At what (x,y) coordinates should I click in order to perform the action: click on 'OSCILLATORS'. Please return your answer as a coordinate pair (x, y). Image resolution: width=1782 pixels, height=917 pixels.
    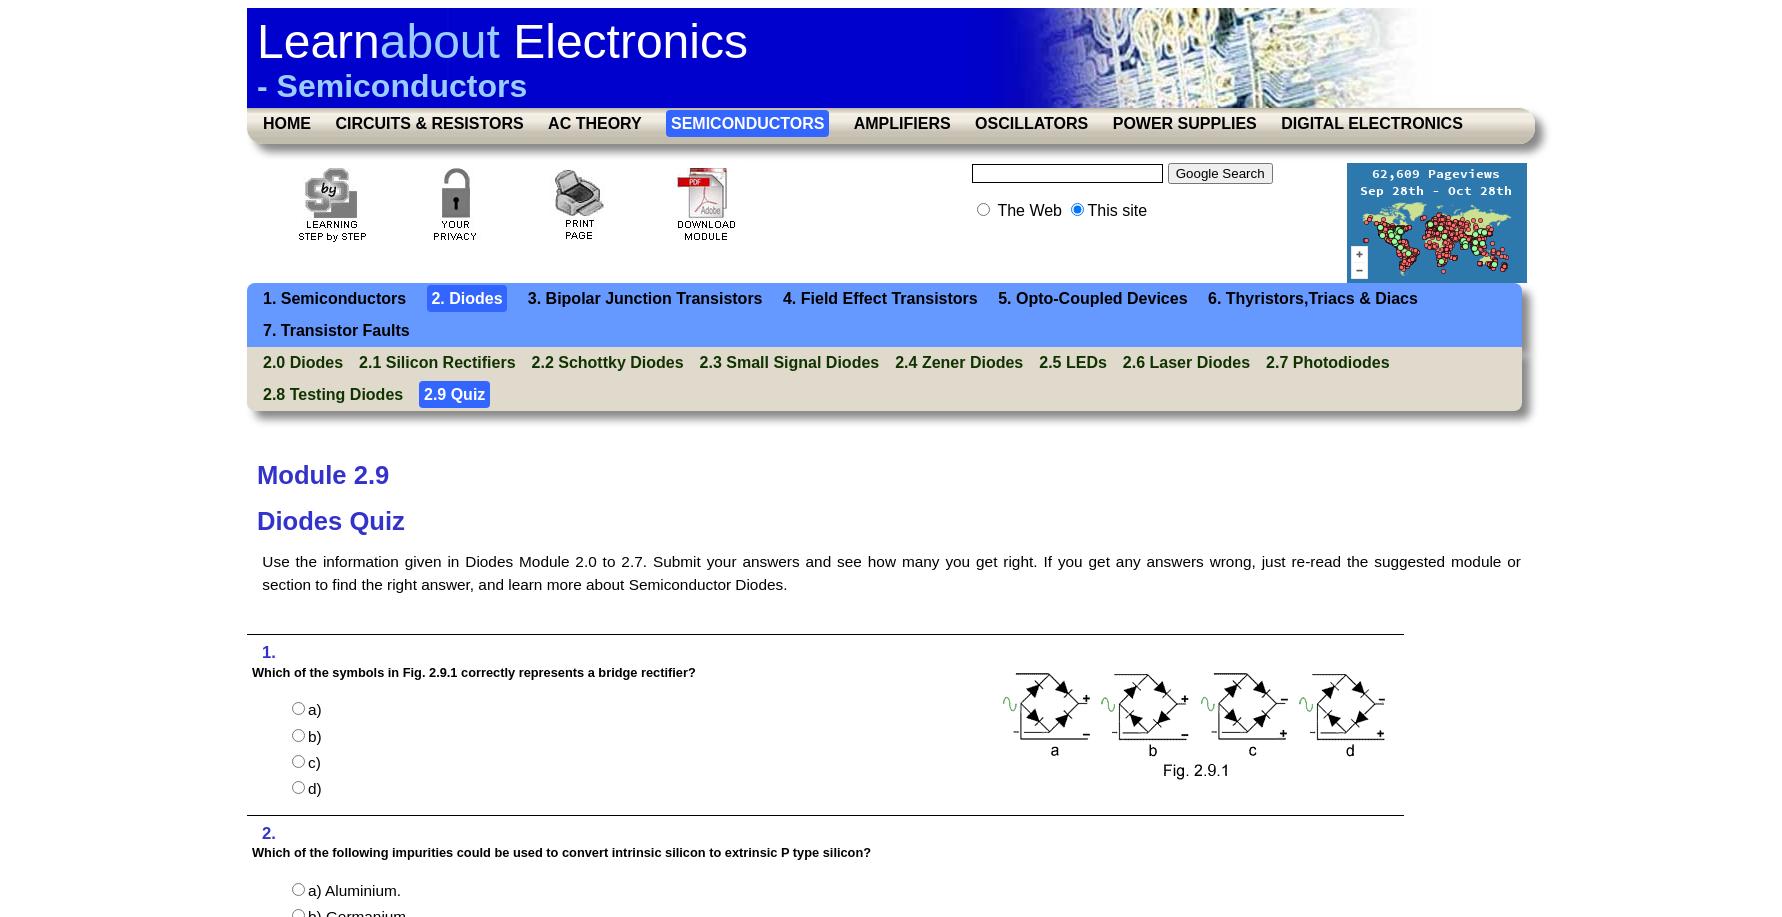
    Looking at the image, I should click on (1030, 122).